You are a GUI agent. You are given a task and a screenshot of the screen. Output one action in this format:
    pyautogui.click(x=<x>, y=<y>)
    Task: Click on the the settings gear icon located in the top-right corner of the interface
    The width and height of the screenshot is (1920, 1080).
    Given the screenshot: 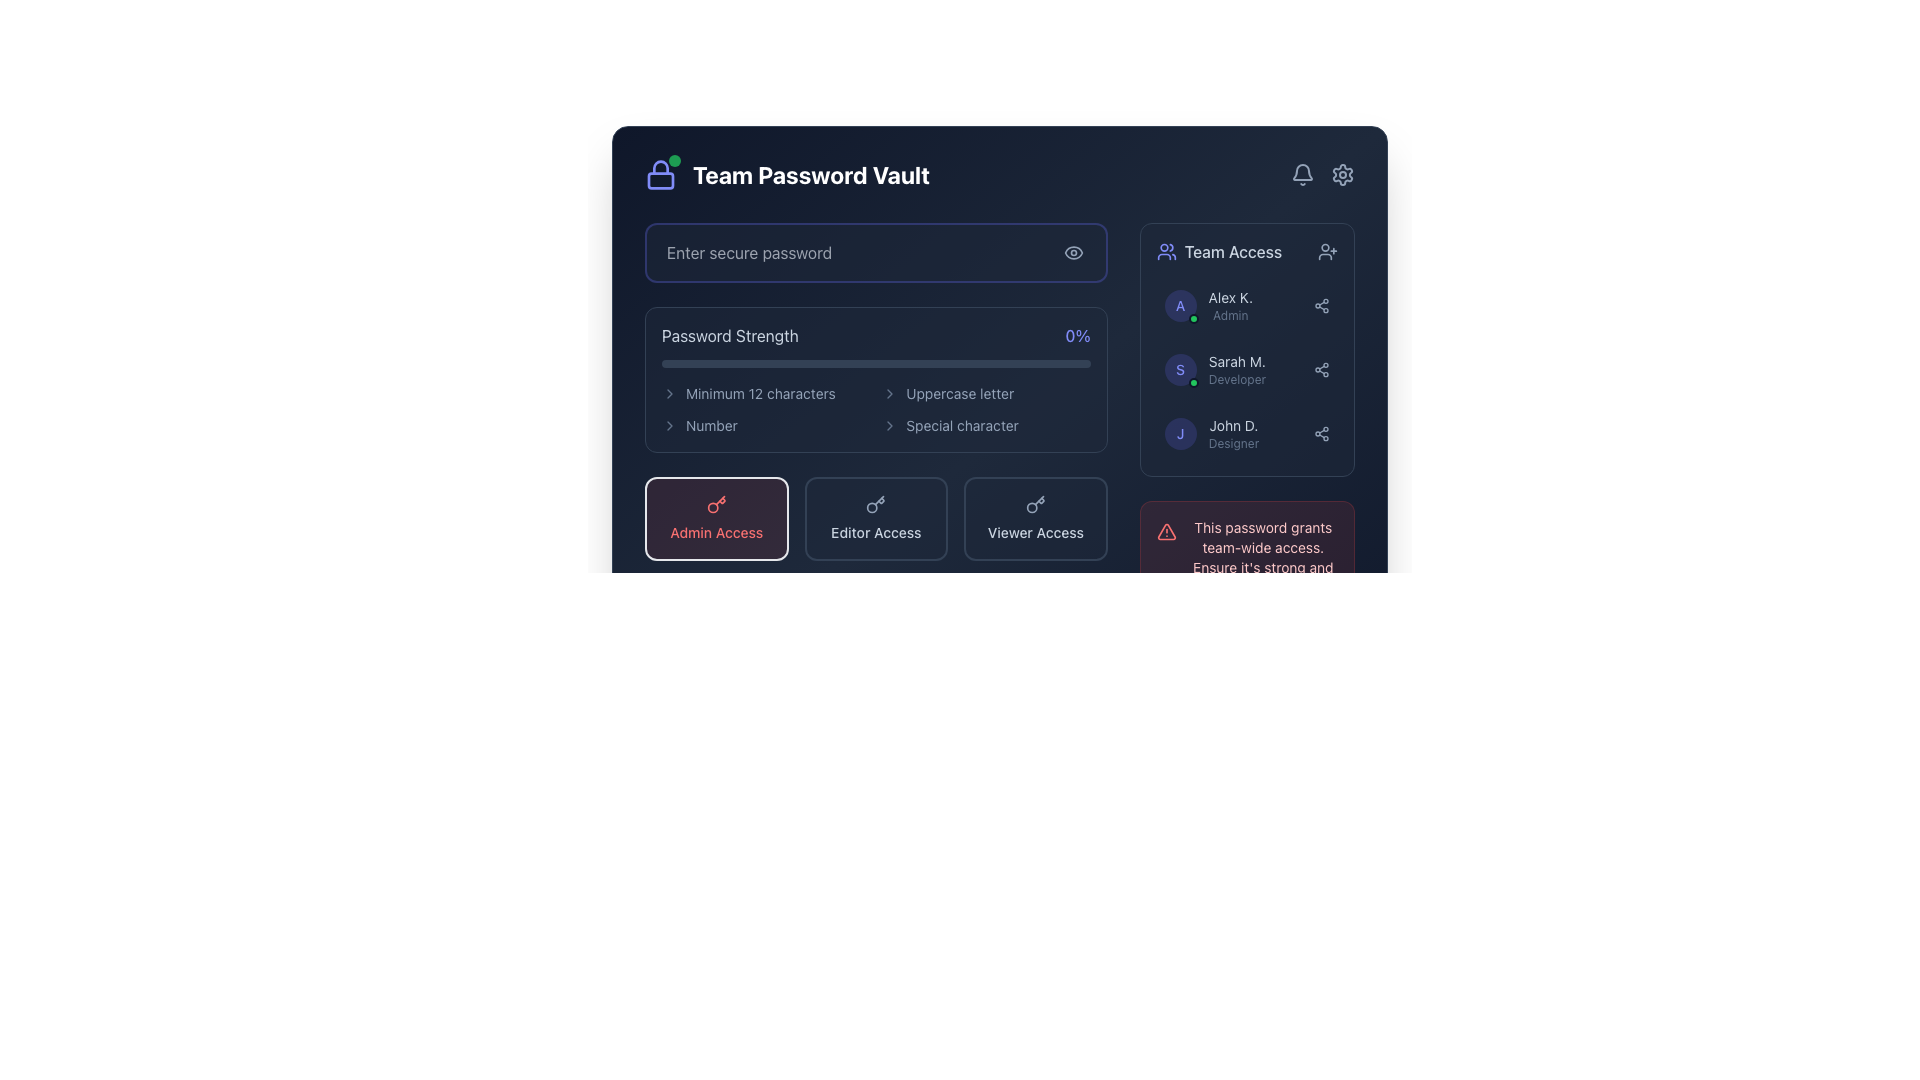 What is the action you would take?
    pyautogui.click(x=1343, y=173)
    